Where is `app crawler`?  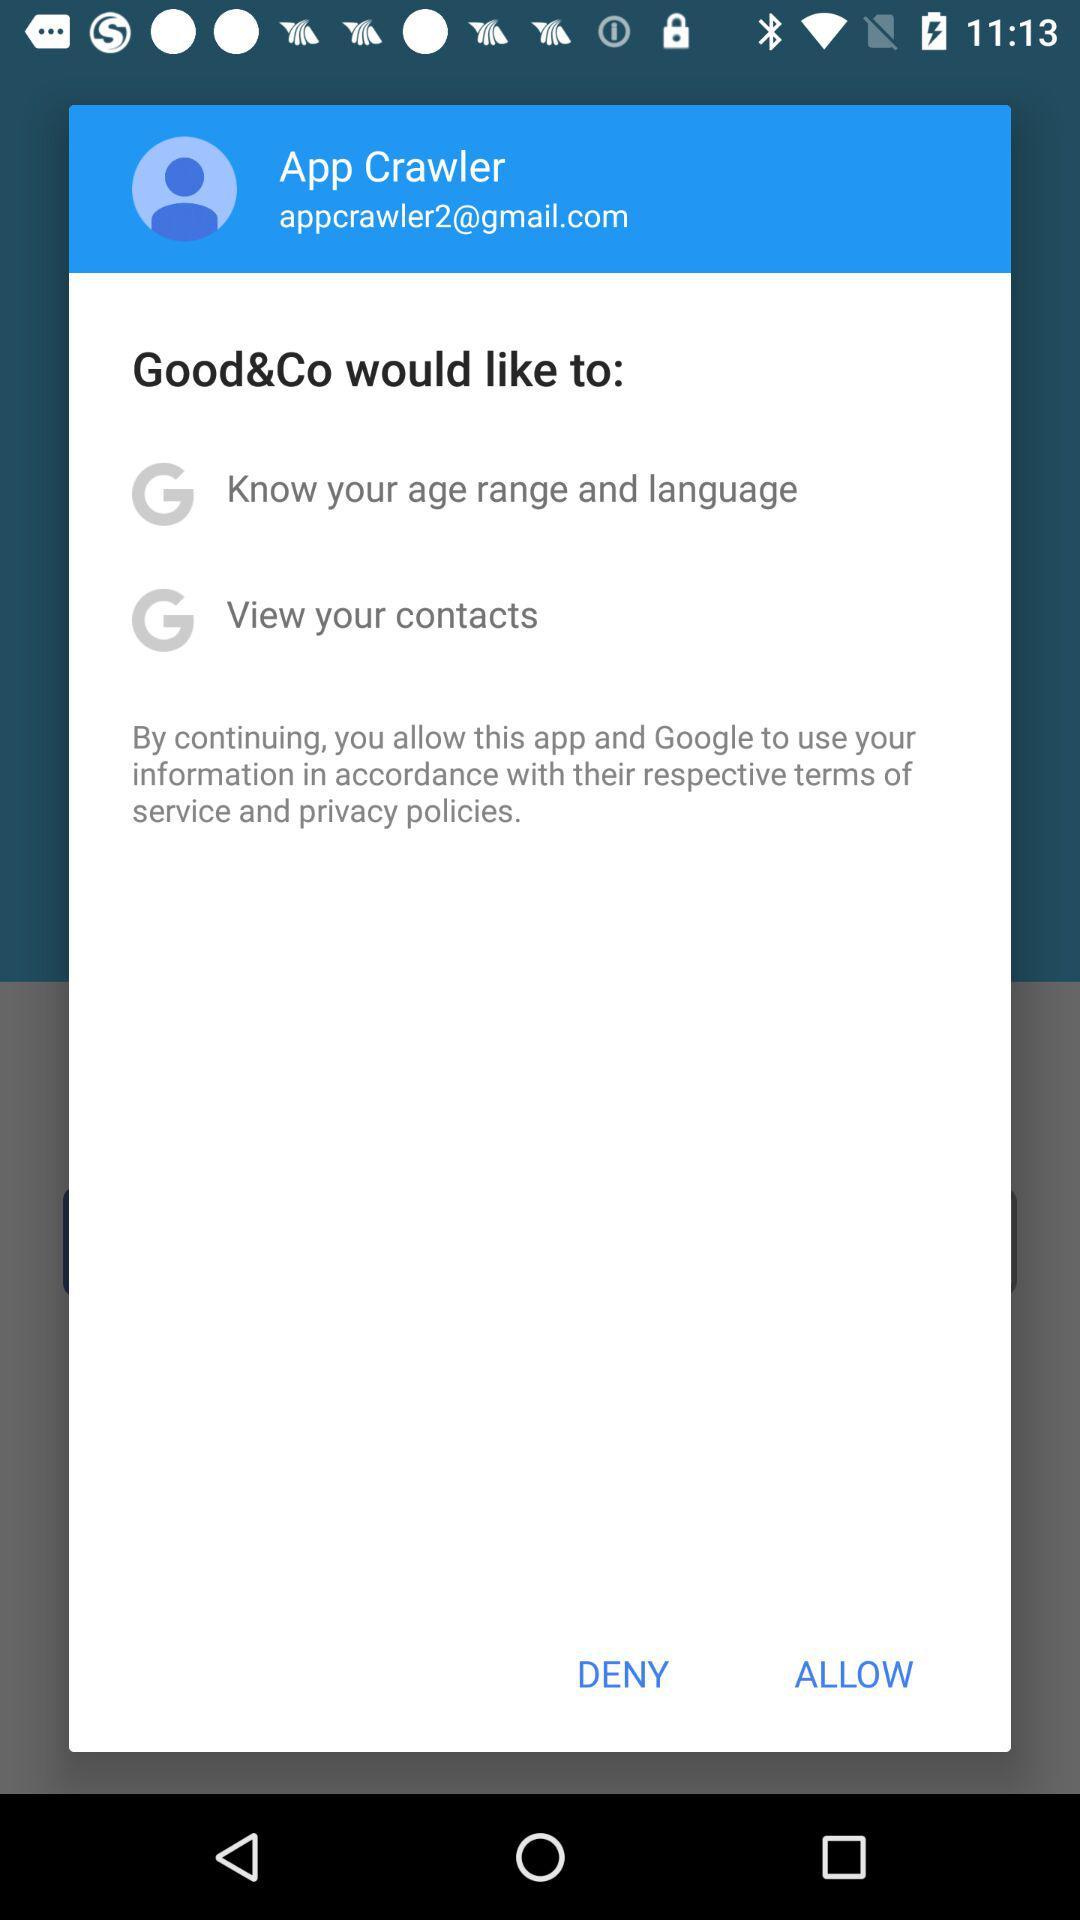
app crawler is located at coordinates (392, 164).